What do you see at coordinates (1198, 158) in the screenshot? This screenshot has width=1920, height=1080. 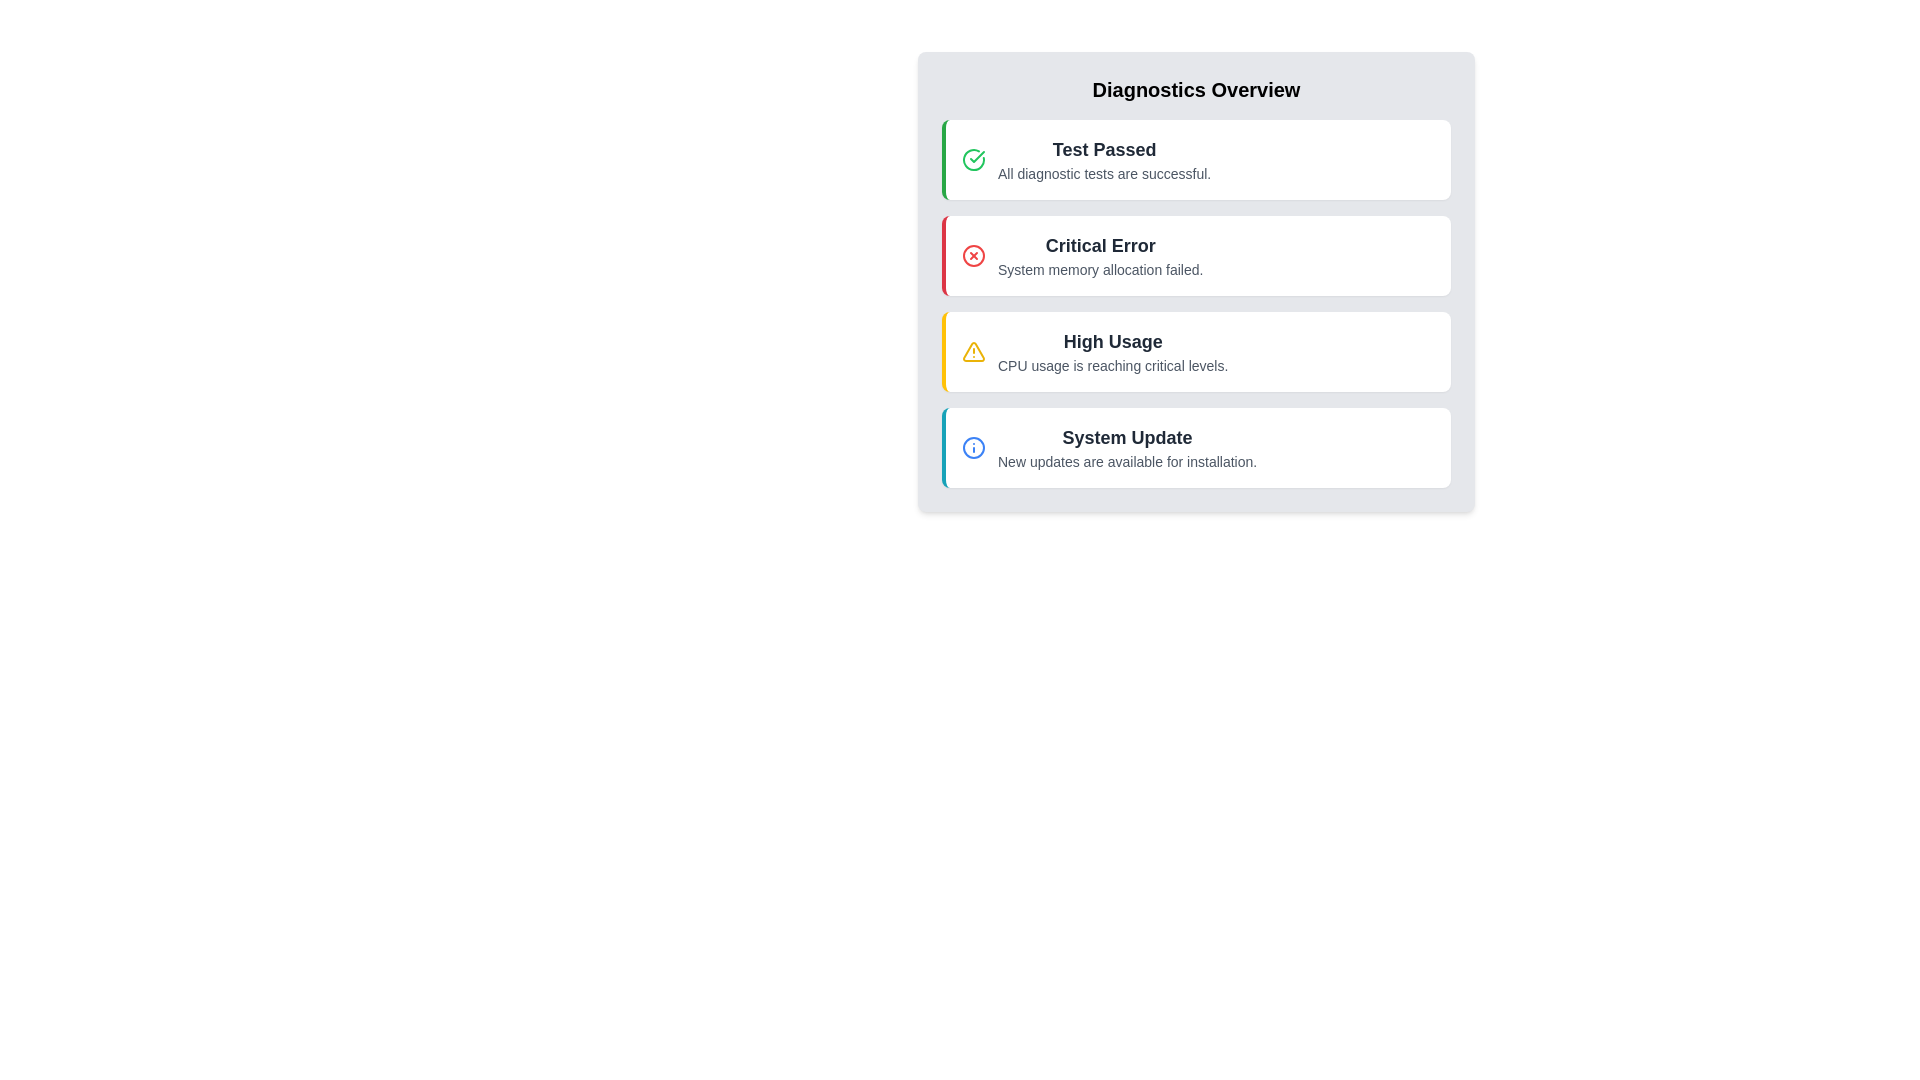 I see `text of the Notification banner which has a green left border, bold header 'Test Passed', and subtext 'All diagnostic tests are successful.'` at bounding box center [1198, 158].